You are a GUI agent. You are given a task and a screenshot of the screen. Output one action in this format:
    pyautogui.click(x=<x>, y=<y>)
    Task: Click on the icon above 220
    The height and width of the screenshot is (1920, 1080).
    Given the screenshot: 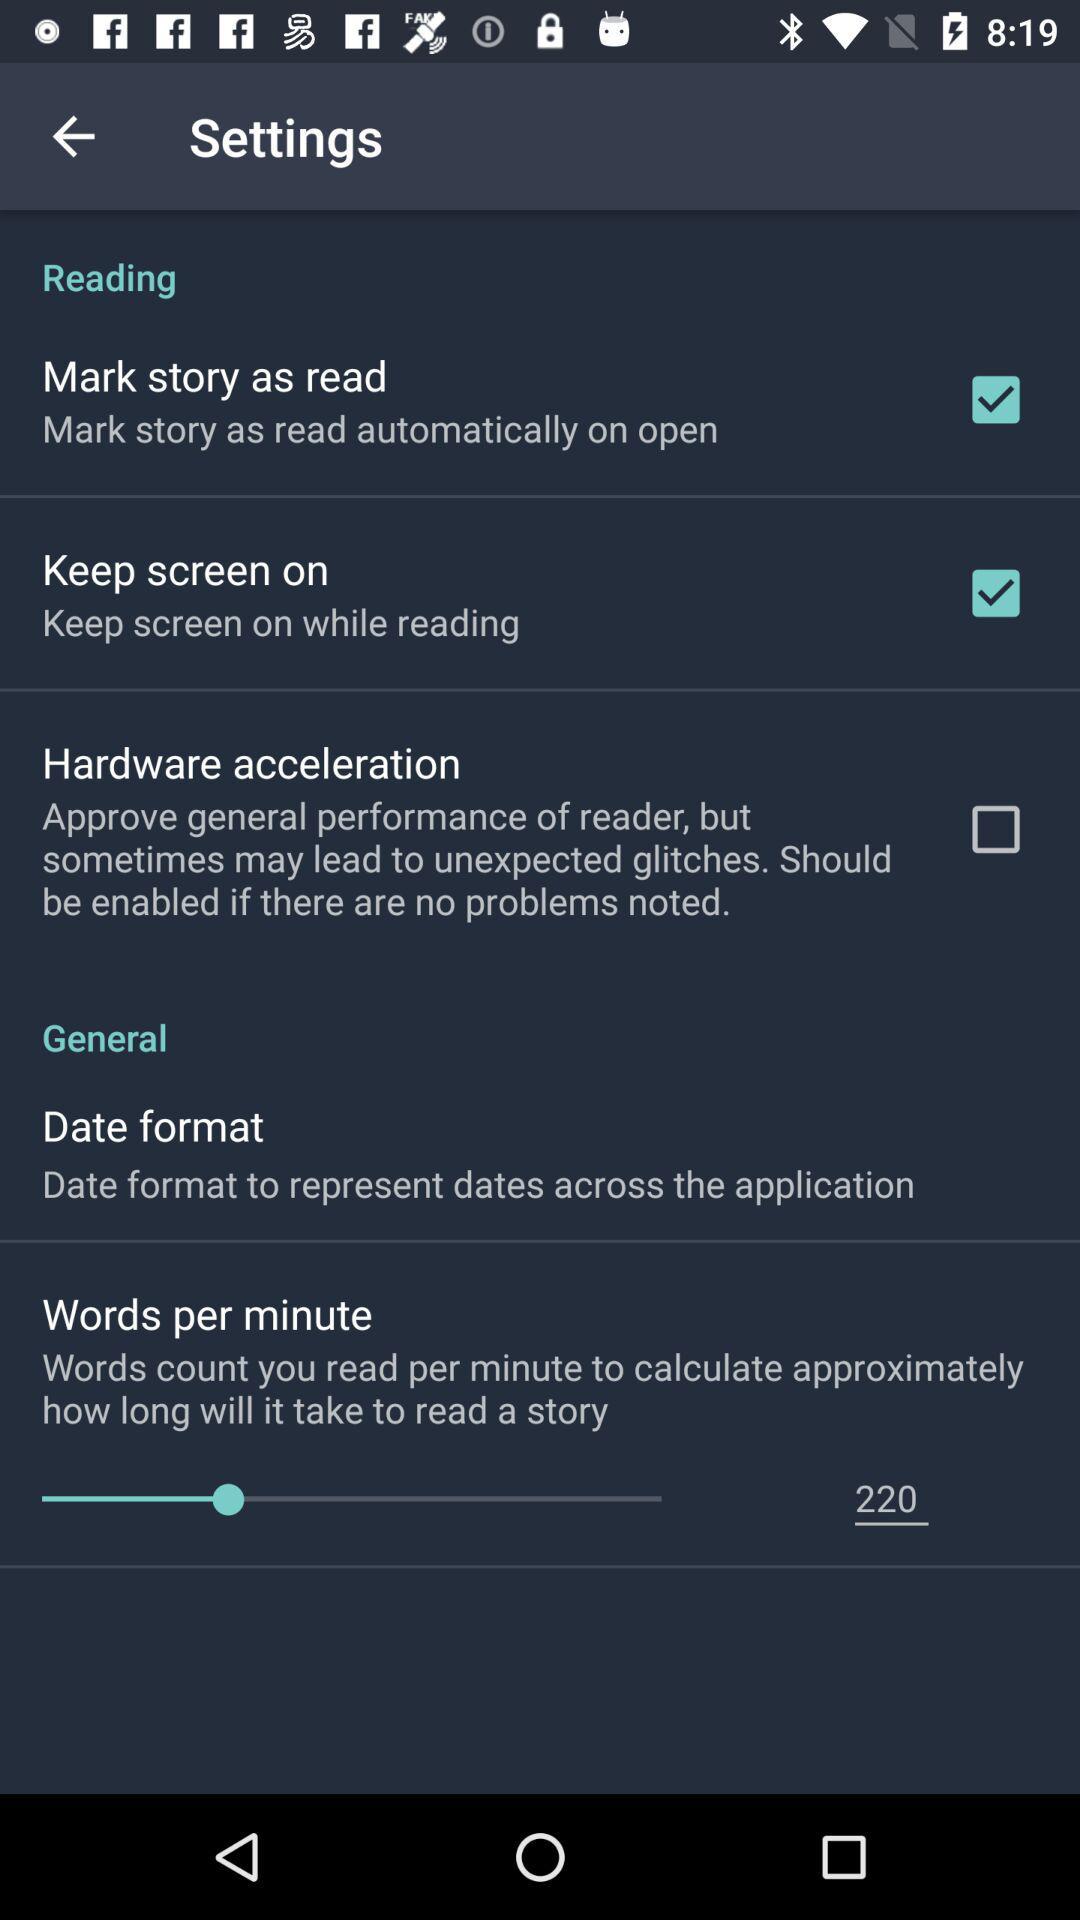 What is the action you would take?
    pyautogui.click(x=560, y=1386)
    